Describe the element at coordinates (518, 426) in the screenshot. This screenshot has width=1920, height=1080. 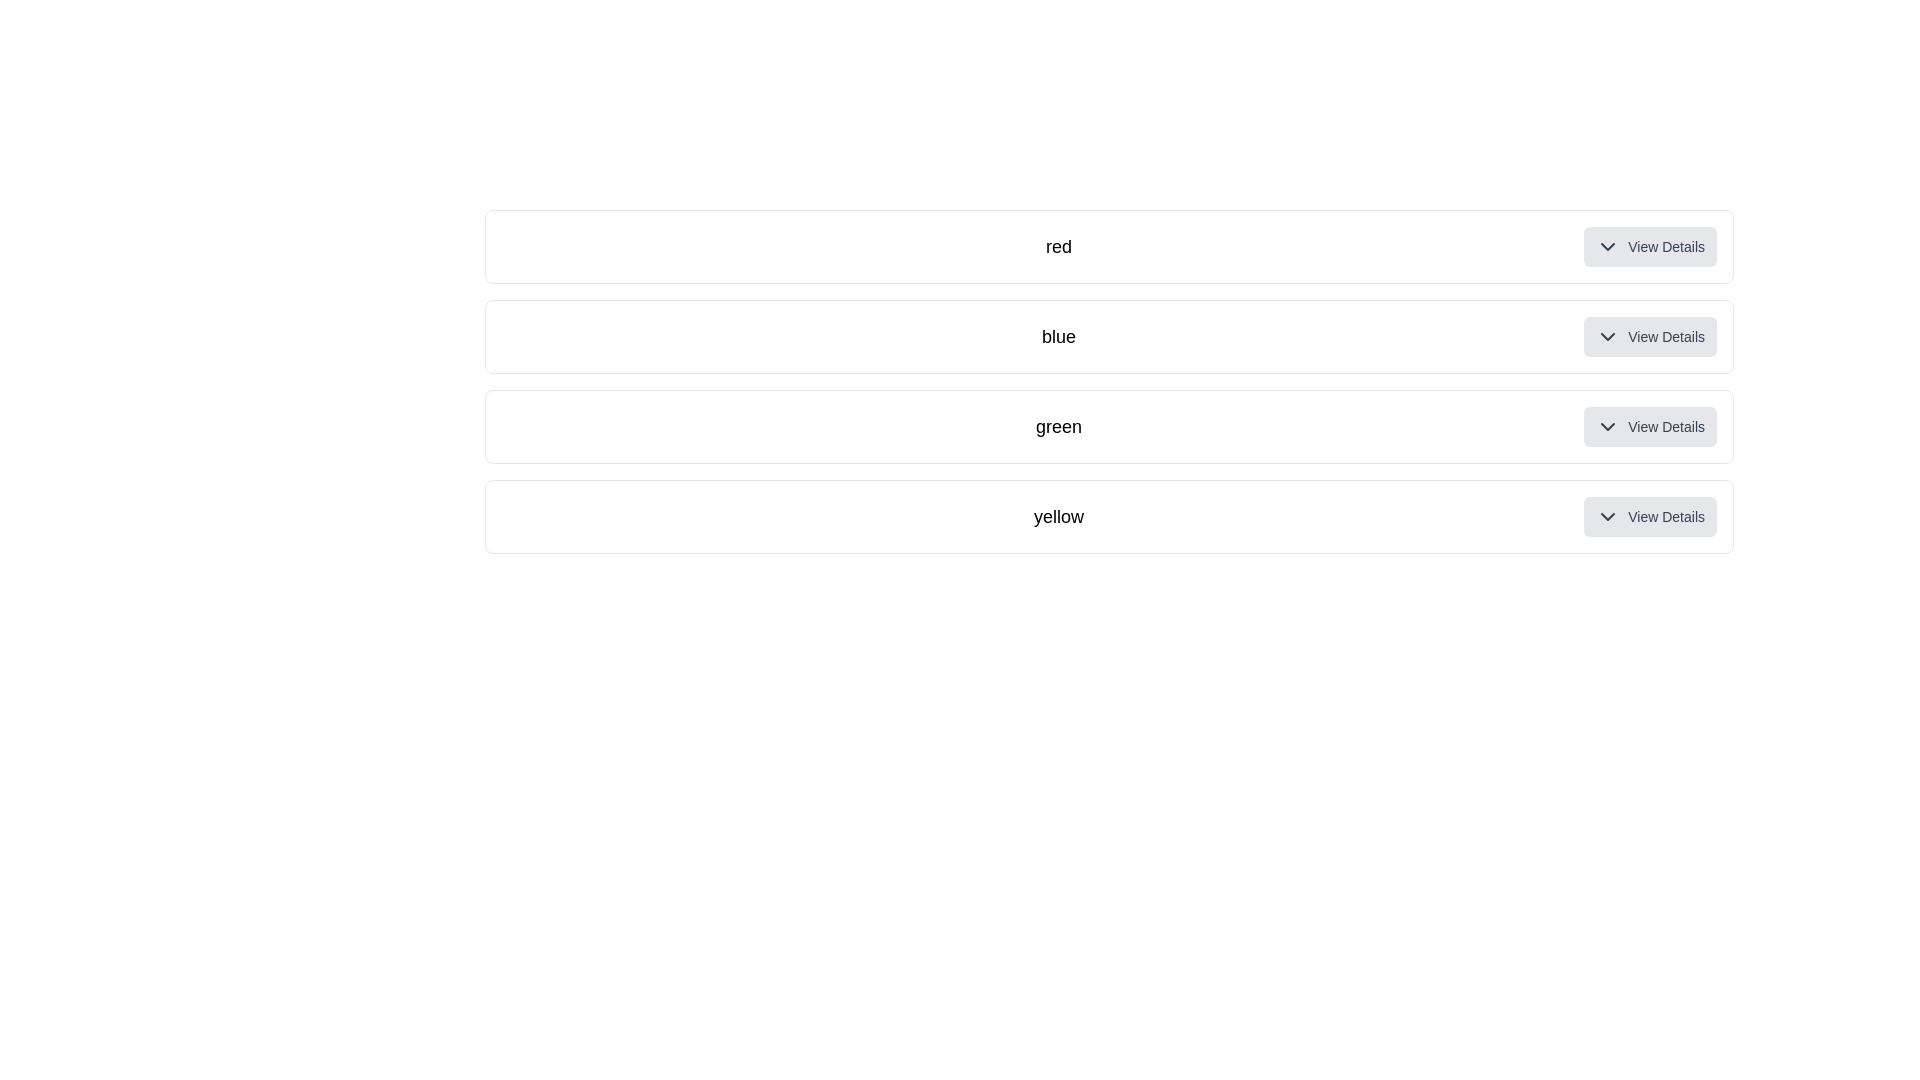
I see `the visual representation of the small green circular icon located on the left side of the row labeled 'green', which is the third row in a vertical stack` at that location.